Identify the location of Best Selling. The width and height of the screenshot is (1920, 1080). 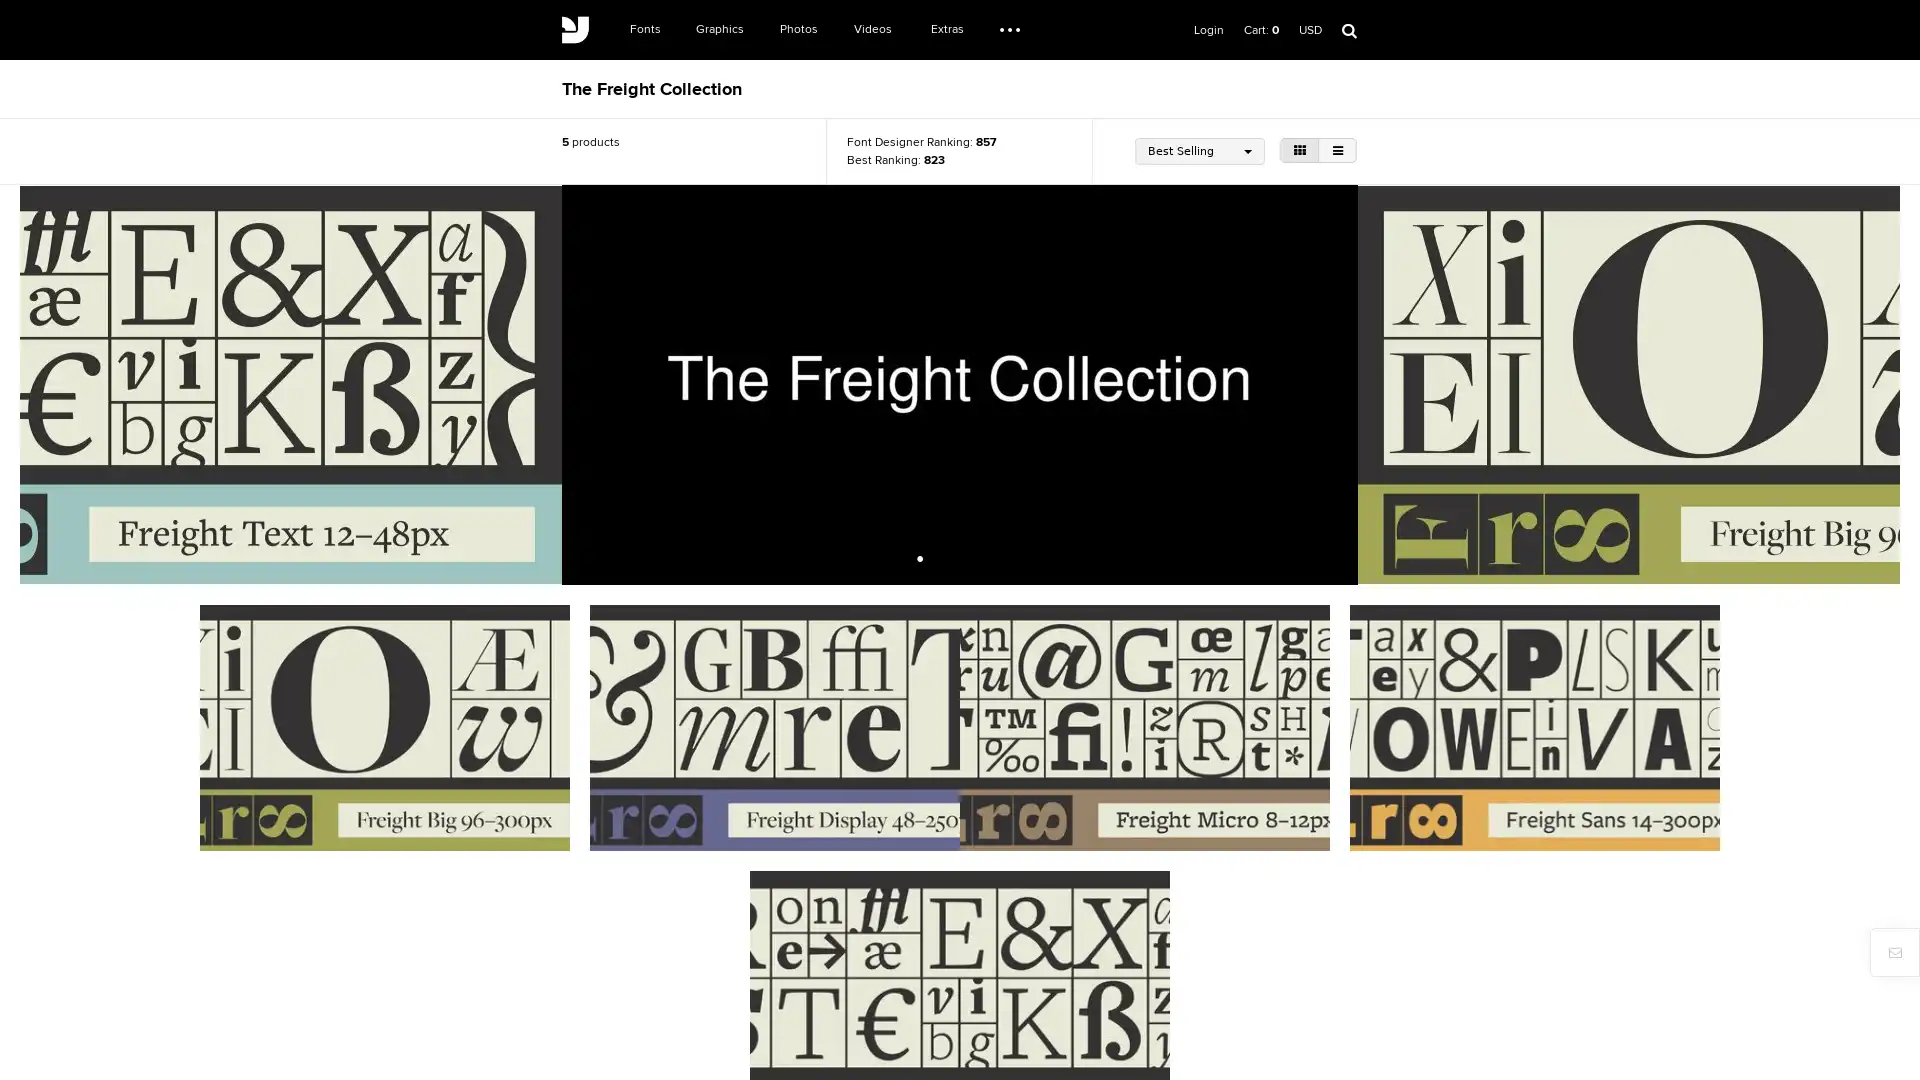
(1200, 150).